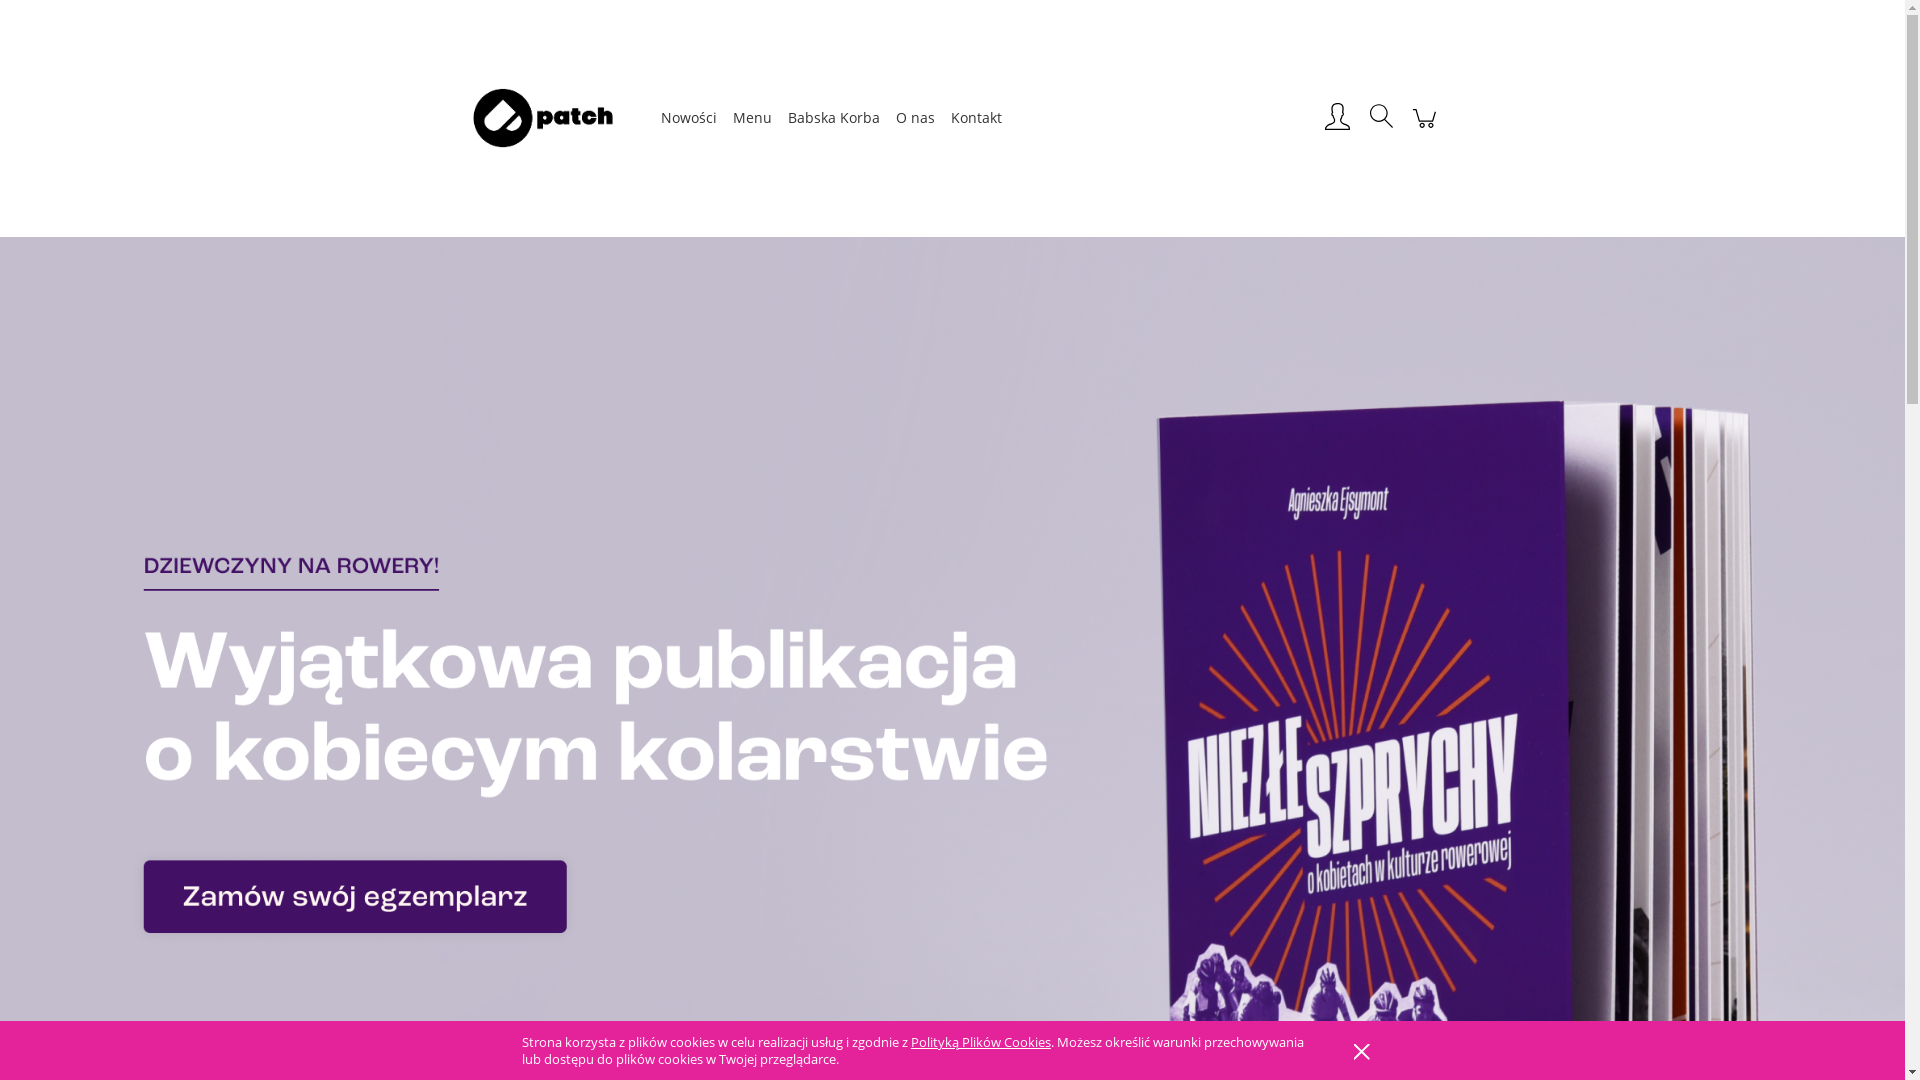 This screenshot has height=1080, width=1920. I want to click on 'Kontakt', so click(940, 117).